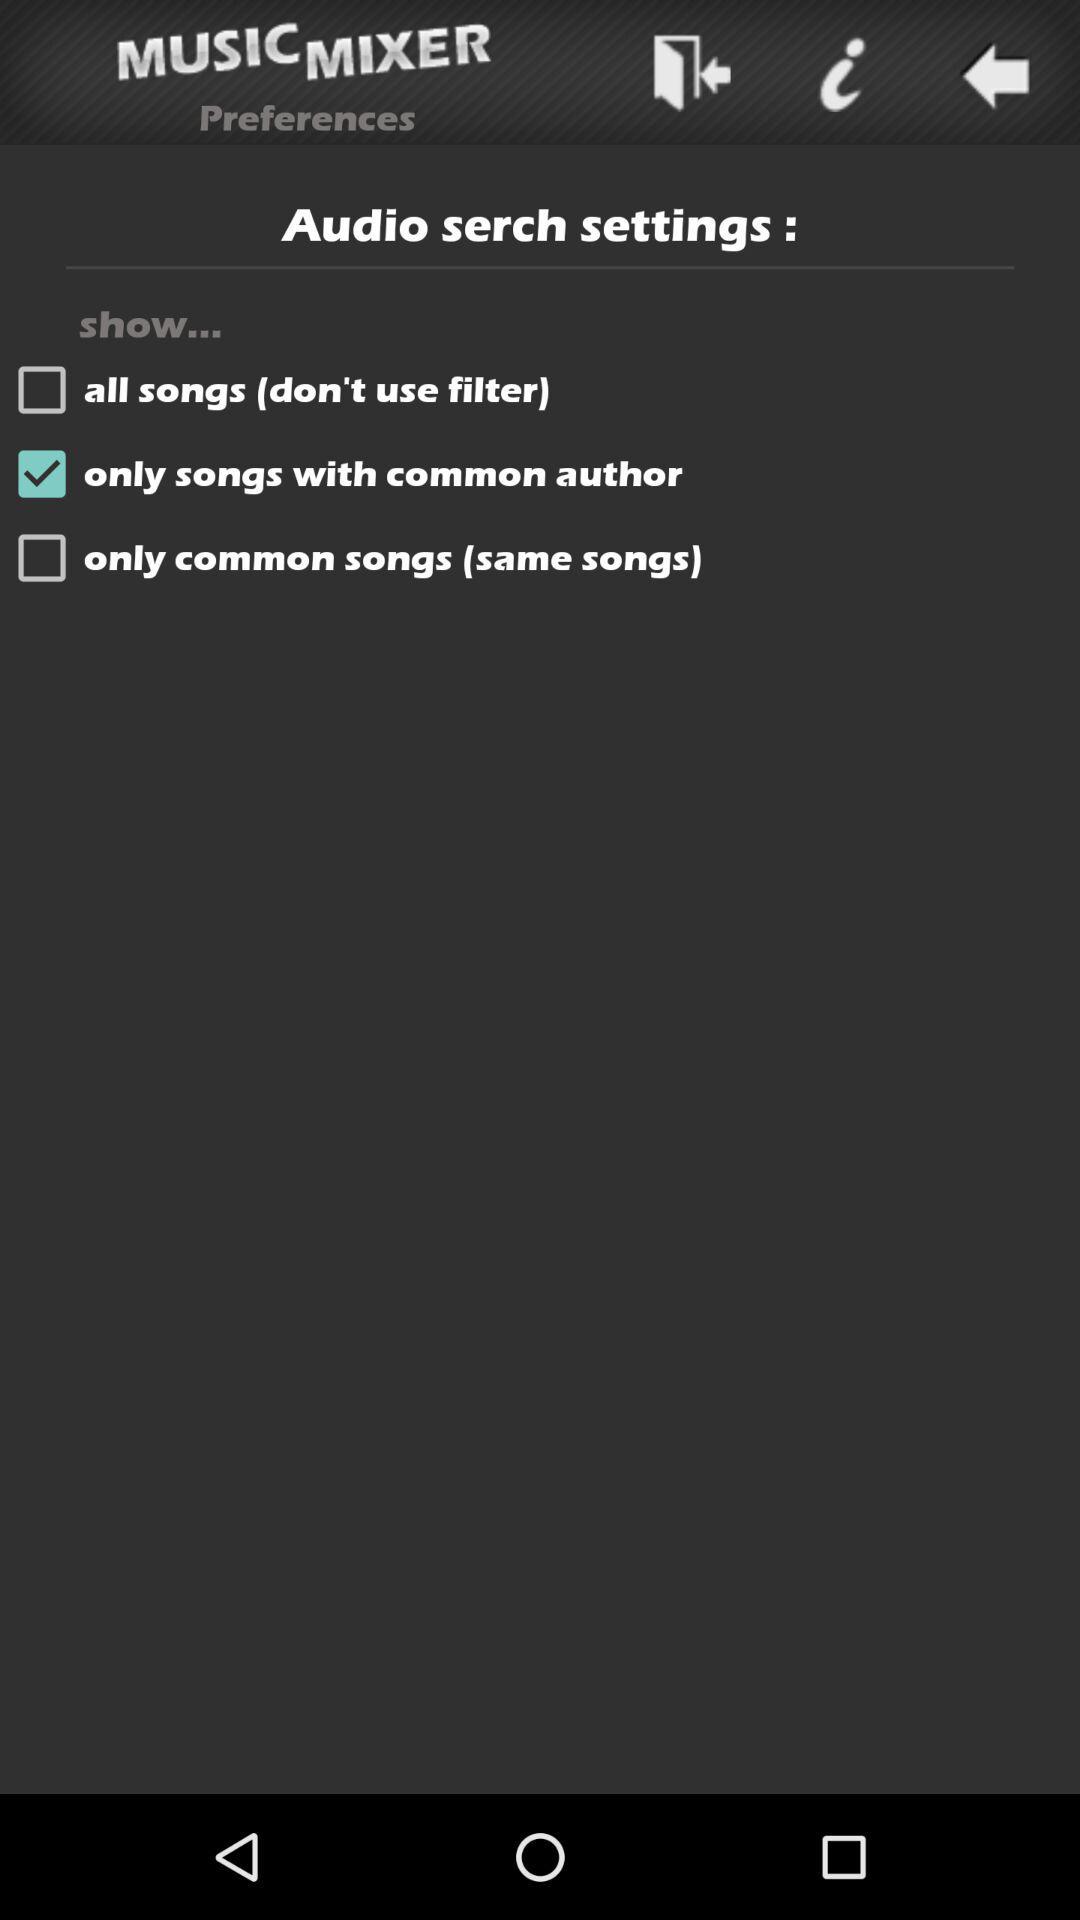  Describe the element at coordinates (841, 77) in the screenshot. I see `the info icon` at that location.